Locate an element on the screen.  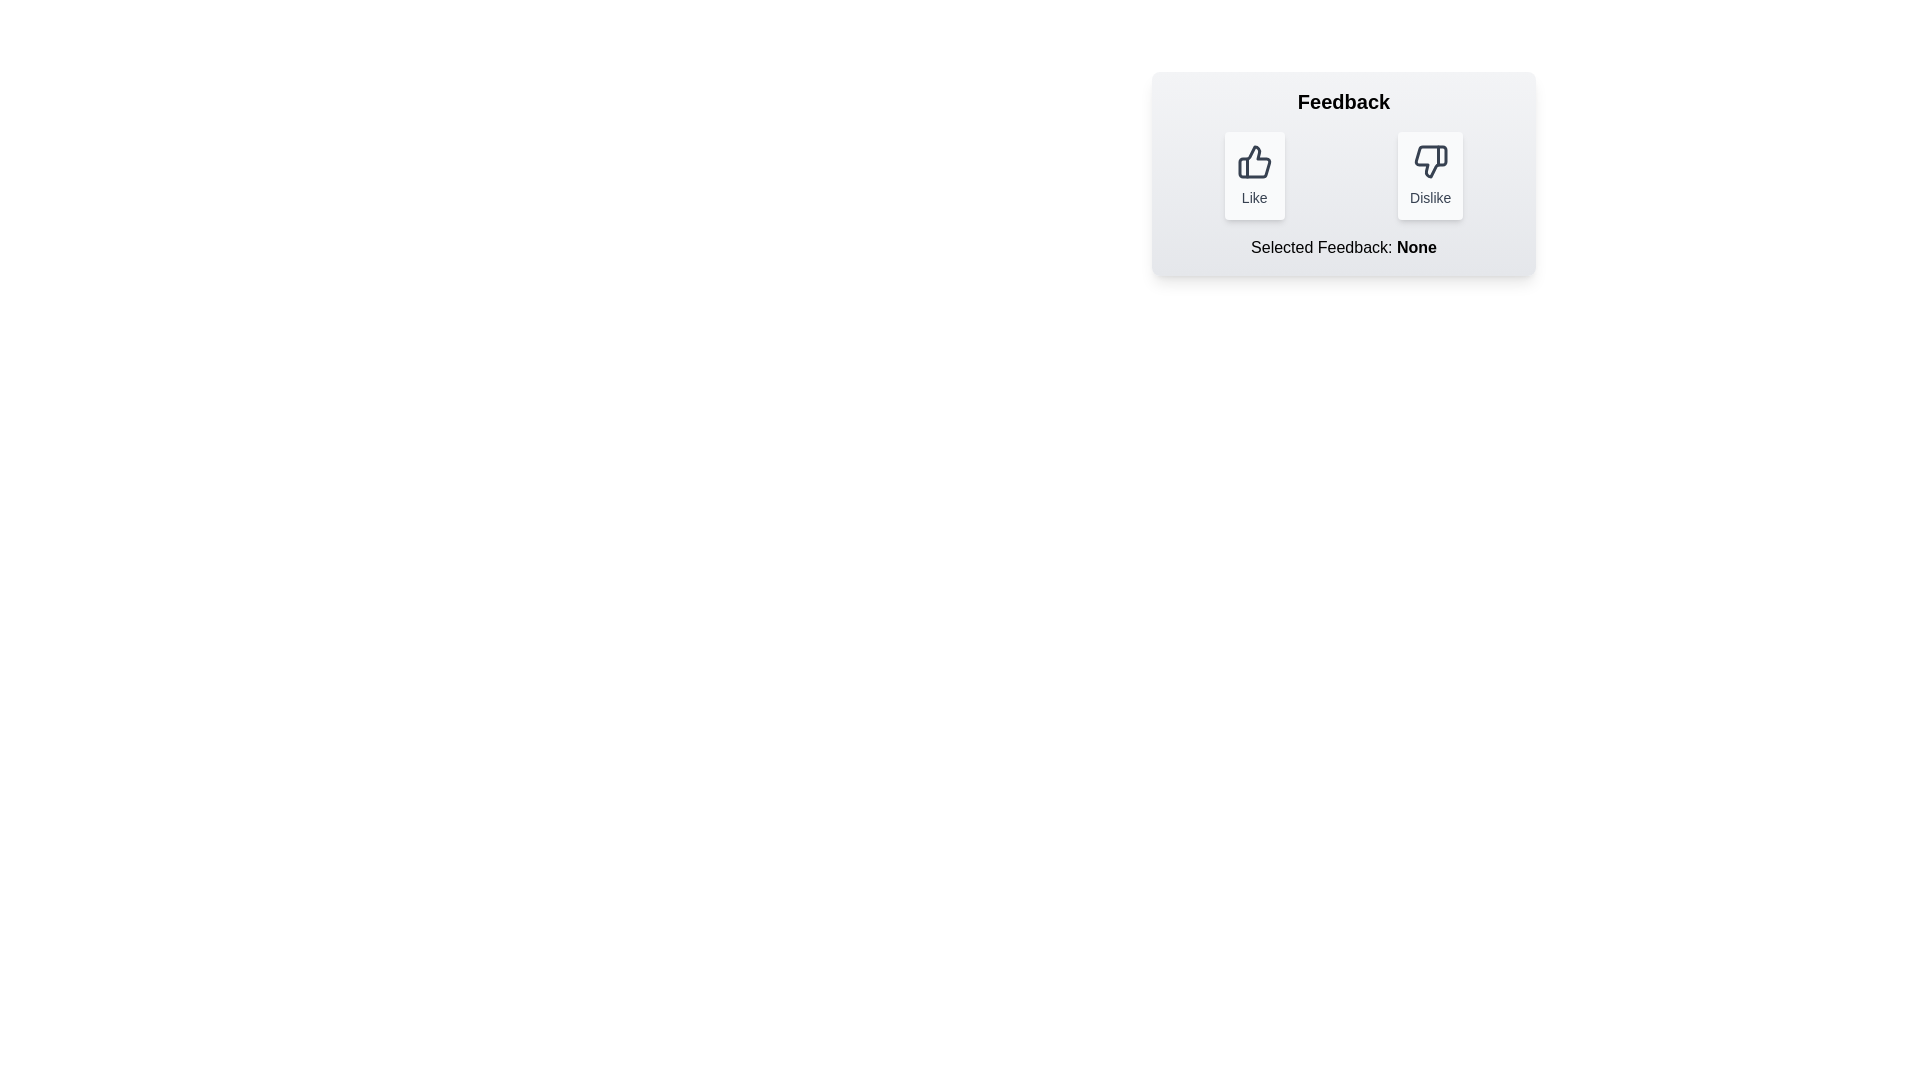
'Like' button to provide positive feedback is located at coordinates (1253, 175).